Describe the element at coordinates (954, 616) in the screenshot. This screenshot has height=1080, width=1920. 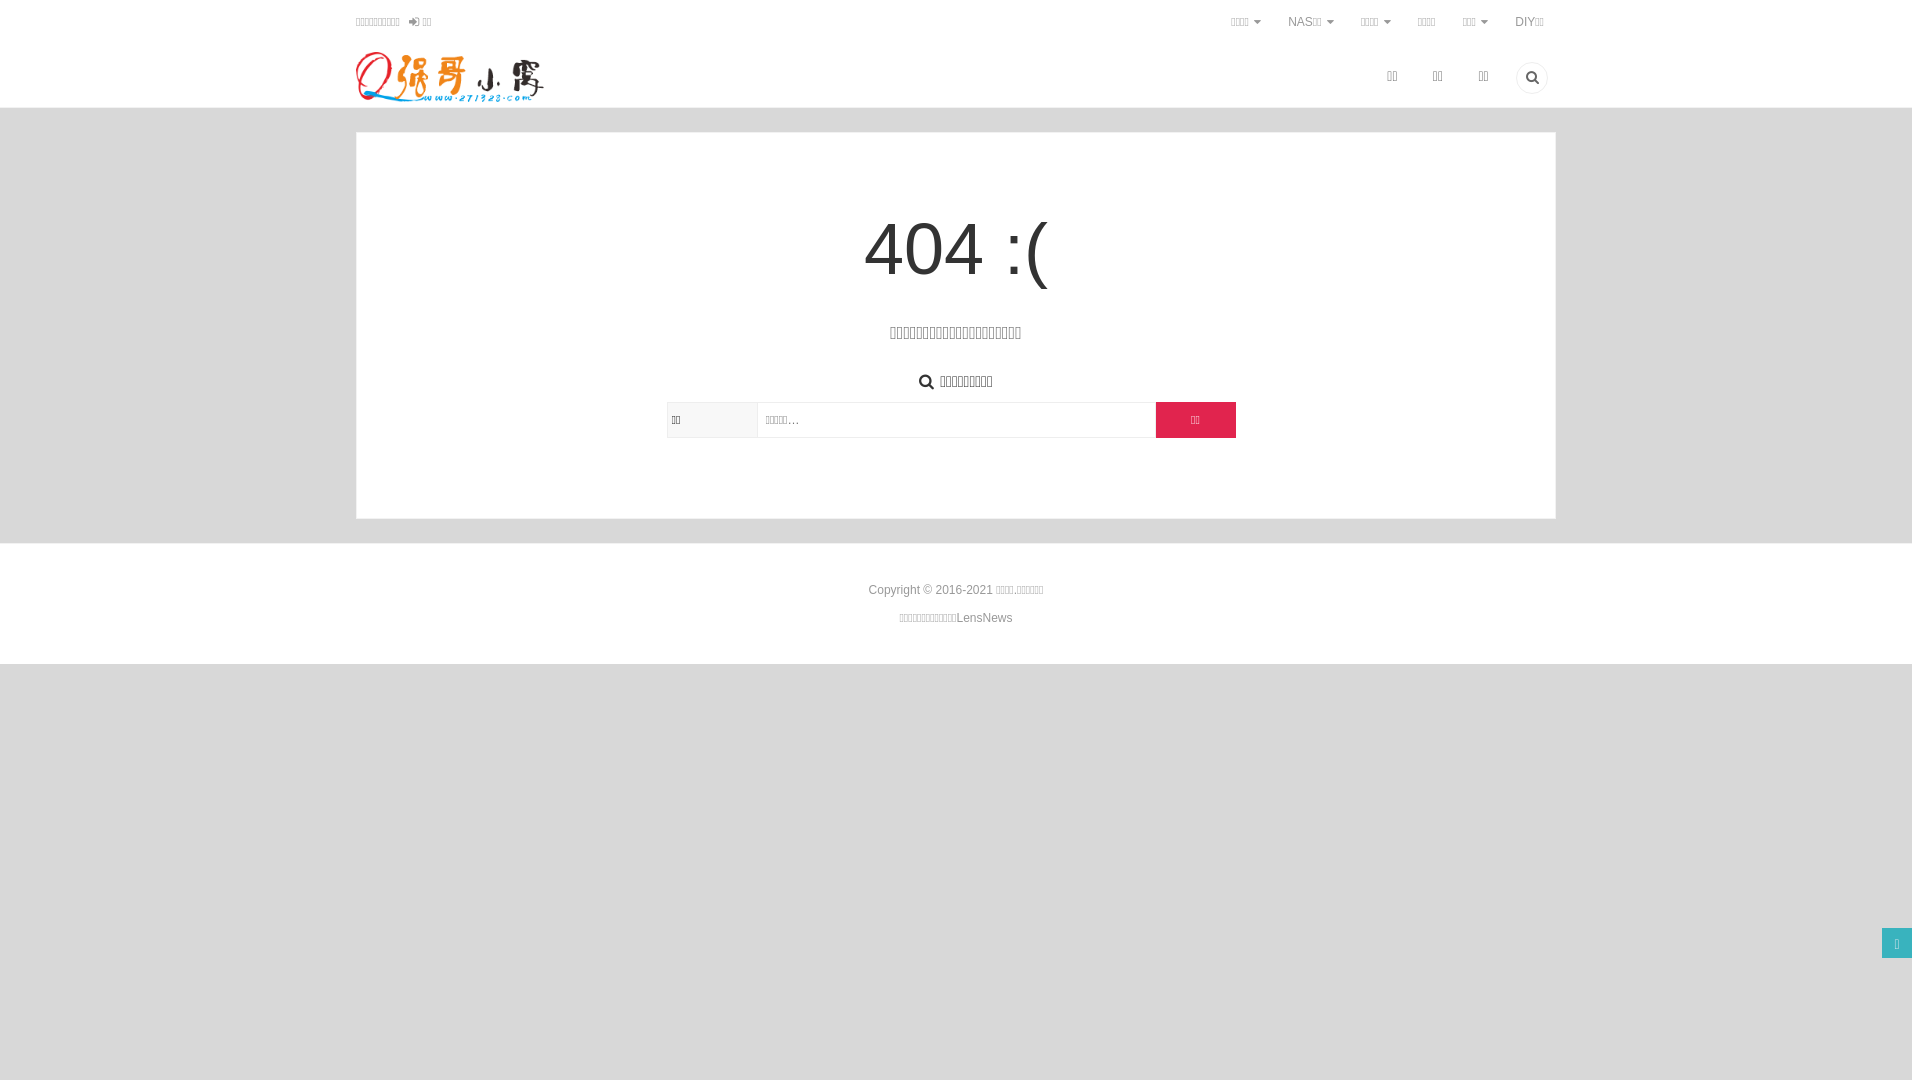
I see `'LensNews'` at that location.